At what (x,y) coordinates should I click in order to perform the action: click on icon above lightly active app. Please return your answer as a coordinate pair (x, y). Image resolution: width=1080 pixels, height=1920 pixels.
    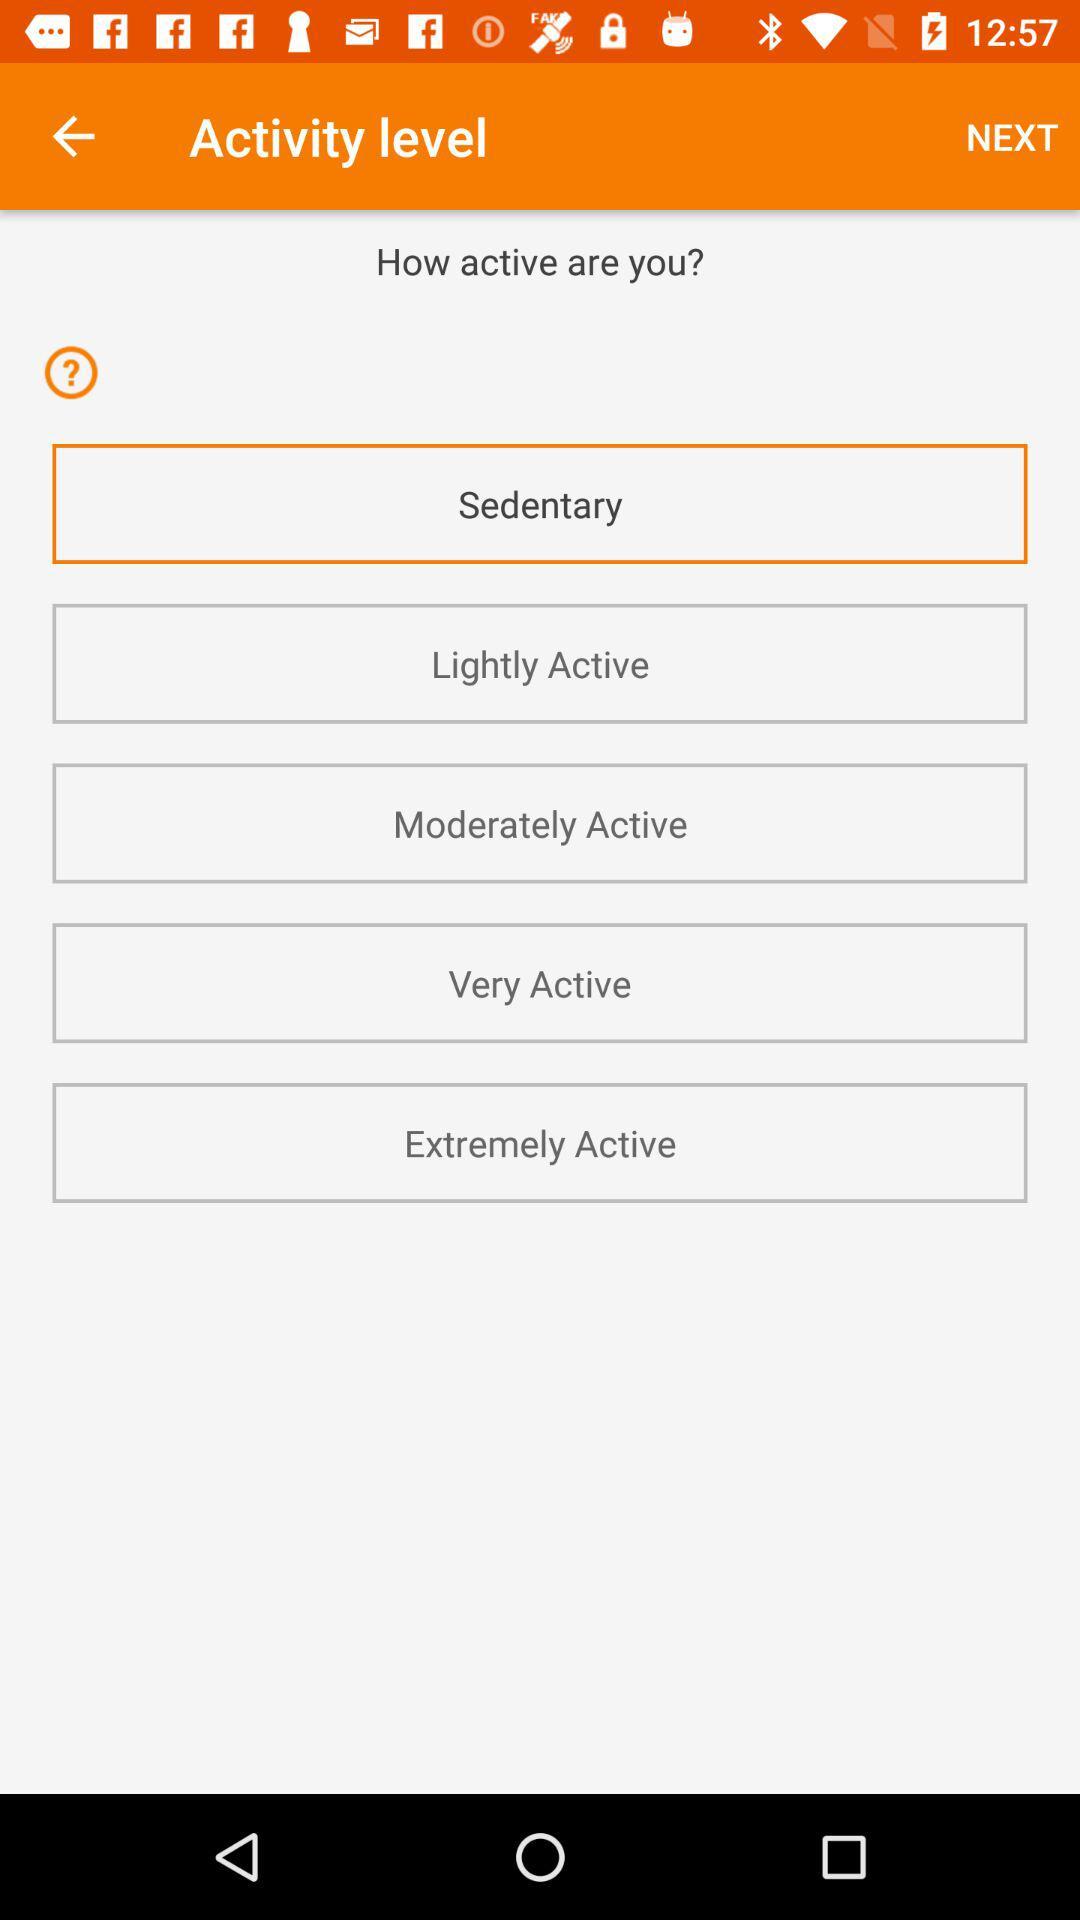
    Looking at the image, I should click on (540, 504).